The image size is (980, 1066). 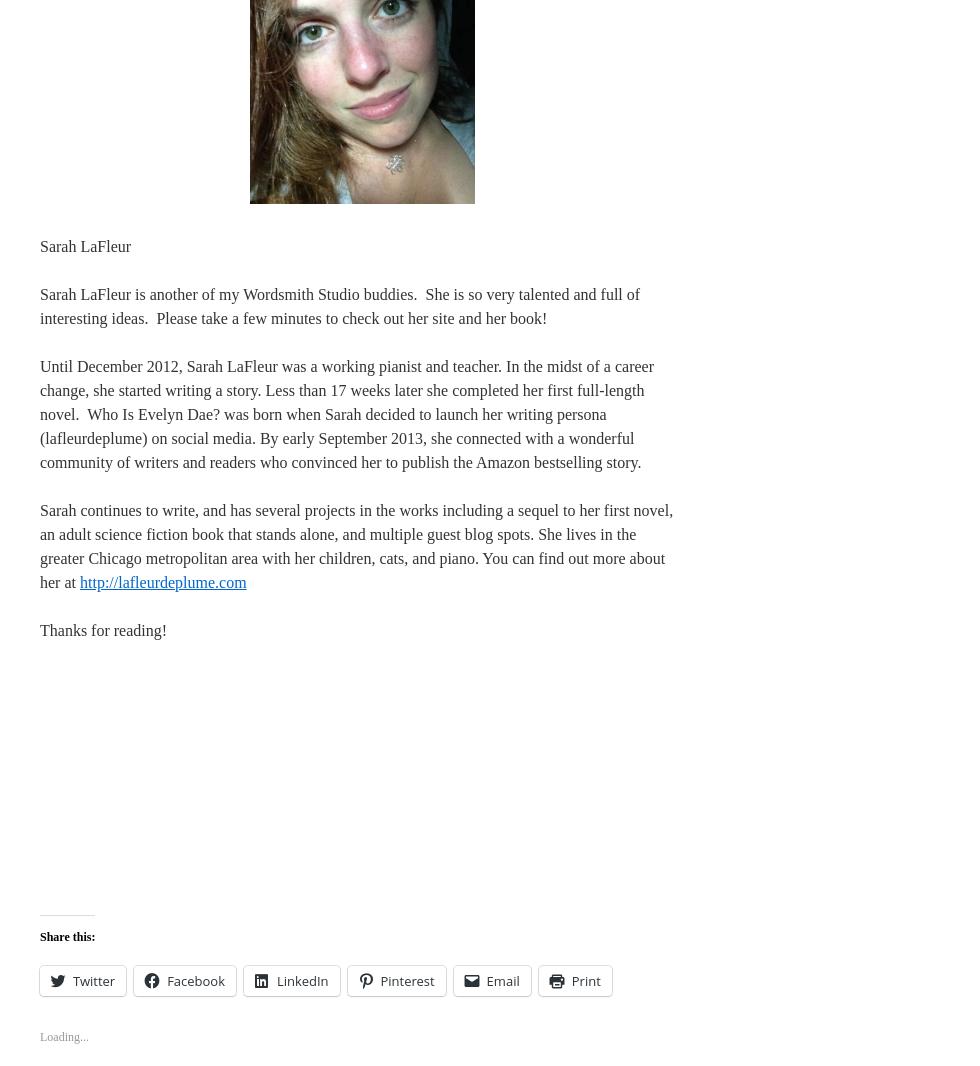 I want to click on 'Facebook', so click(x=196, y=979).